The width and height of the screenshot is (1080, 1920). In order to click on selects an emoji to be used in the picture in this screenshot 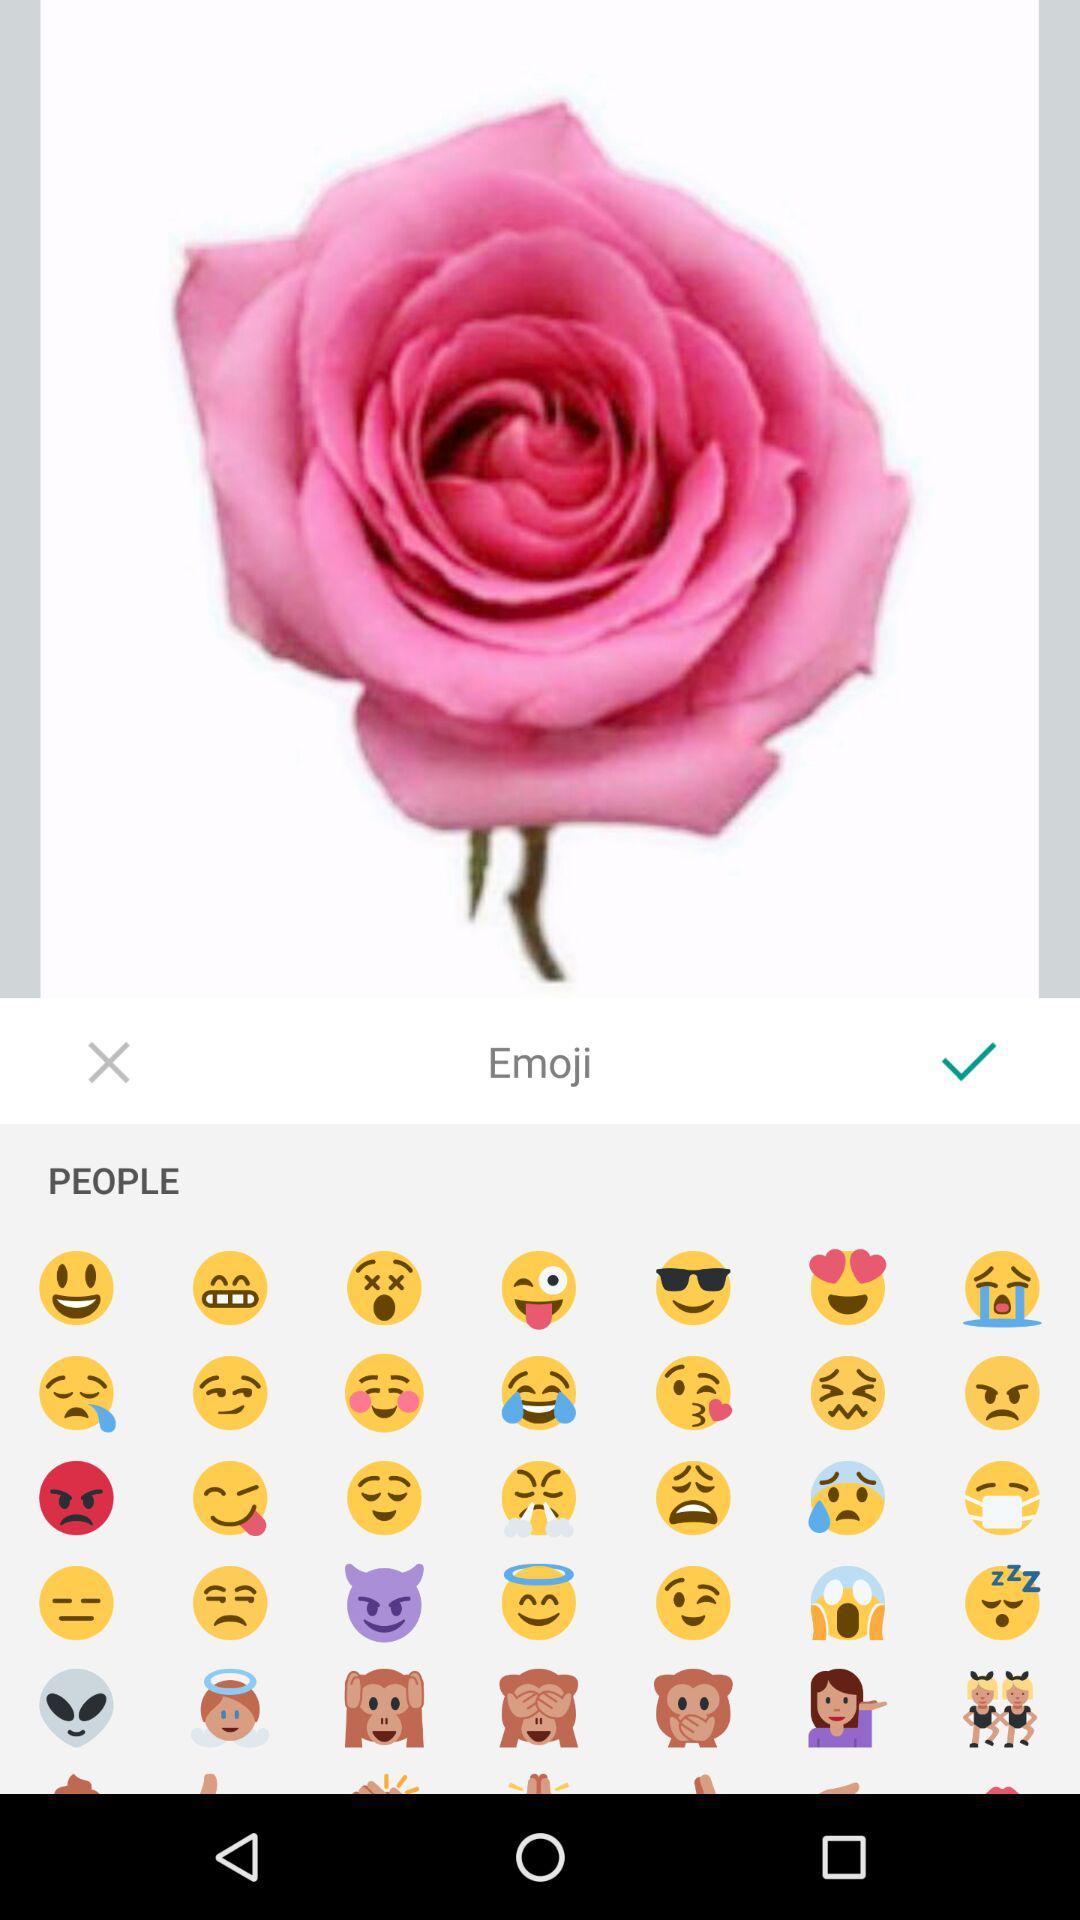, I will do `click(692, 1603)`.